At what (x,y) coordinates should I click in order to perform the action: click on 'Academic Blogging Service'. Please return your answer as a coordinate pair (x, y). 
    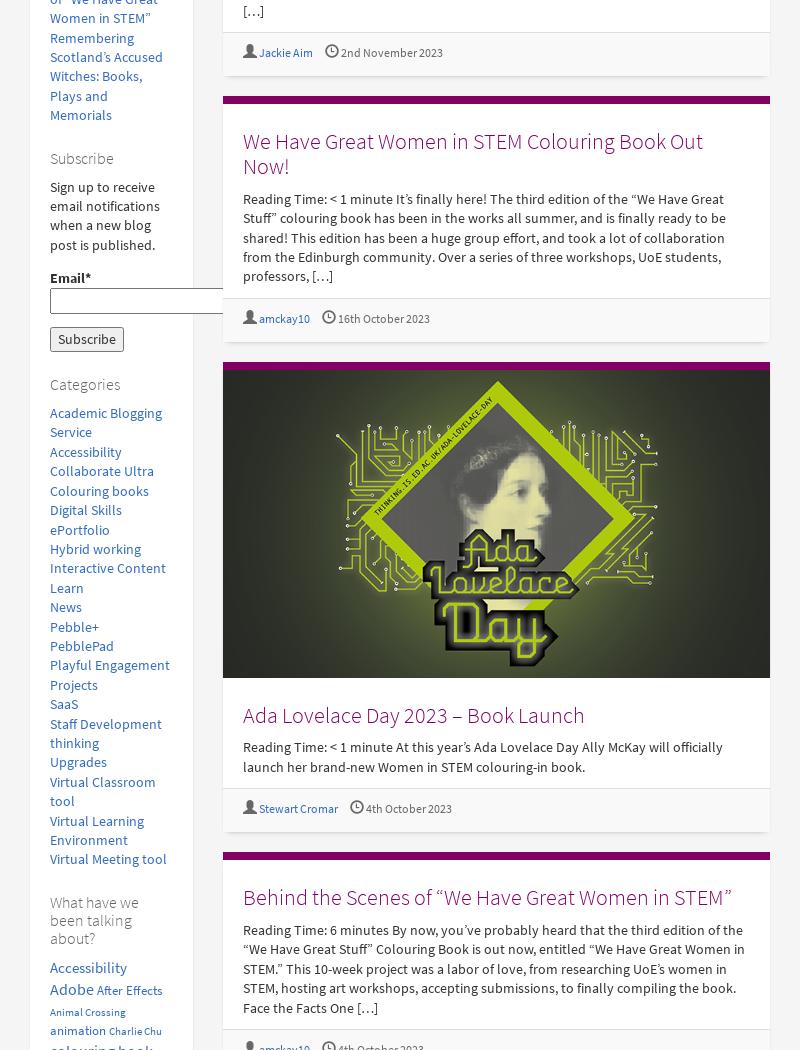
    Looking at the image, I should click on (105, 422).